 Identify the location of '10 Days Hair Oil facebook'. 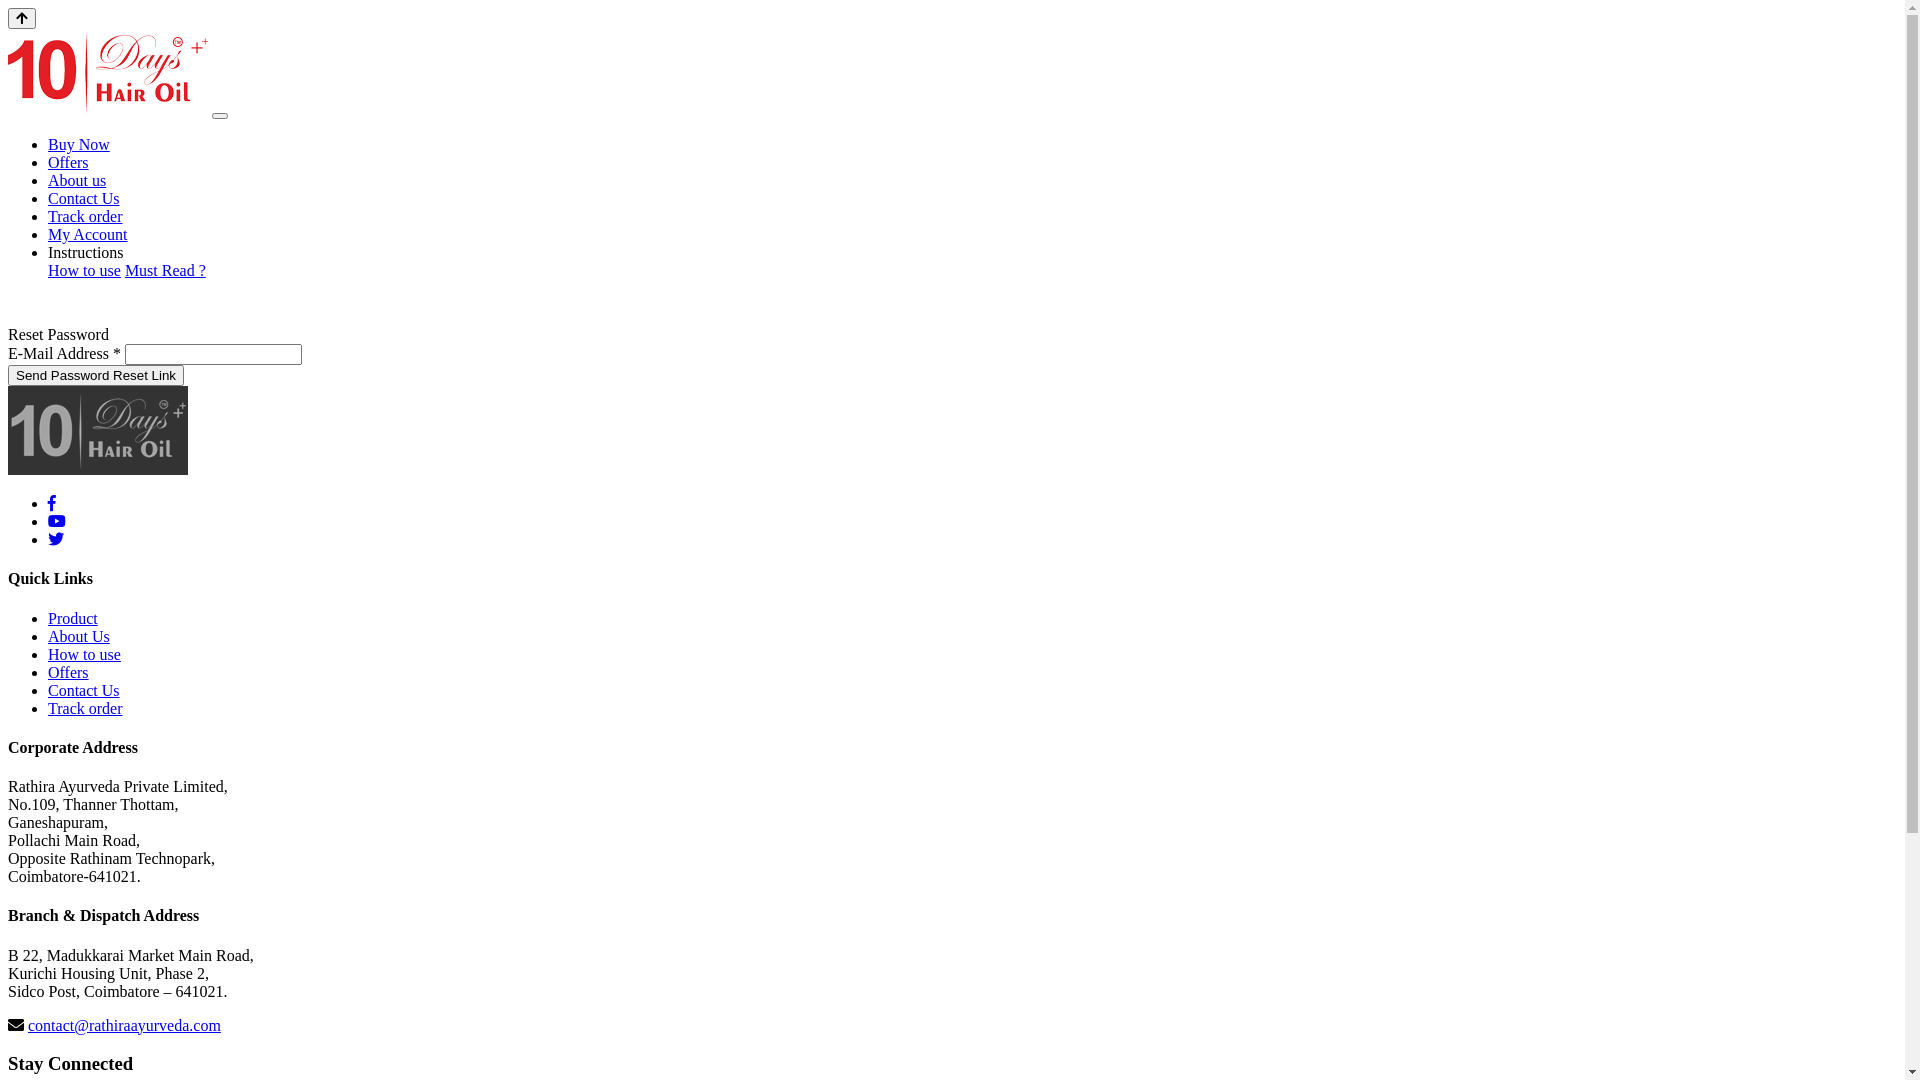
(52, 502).